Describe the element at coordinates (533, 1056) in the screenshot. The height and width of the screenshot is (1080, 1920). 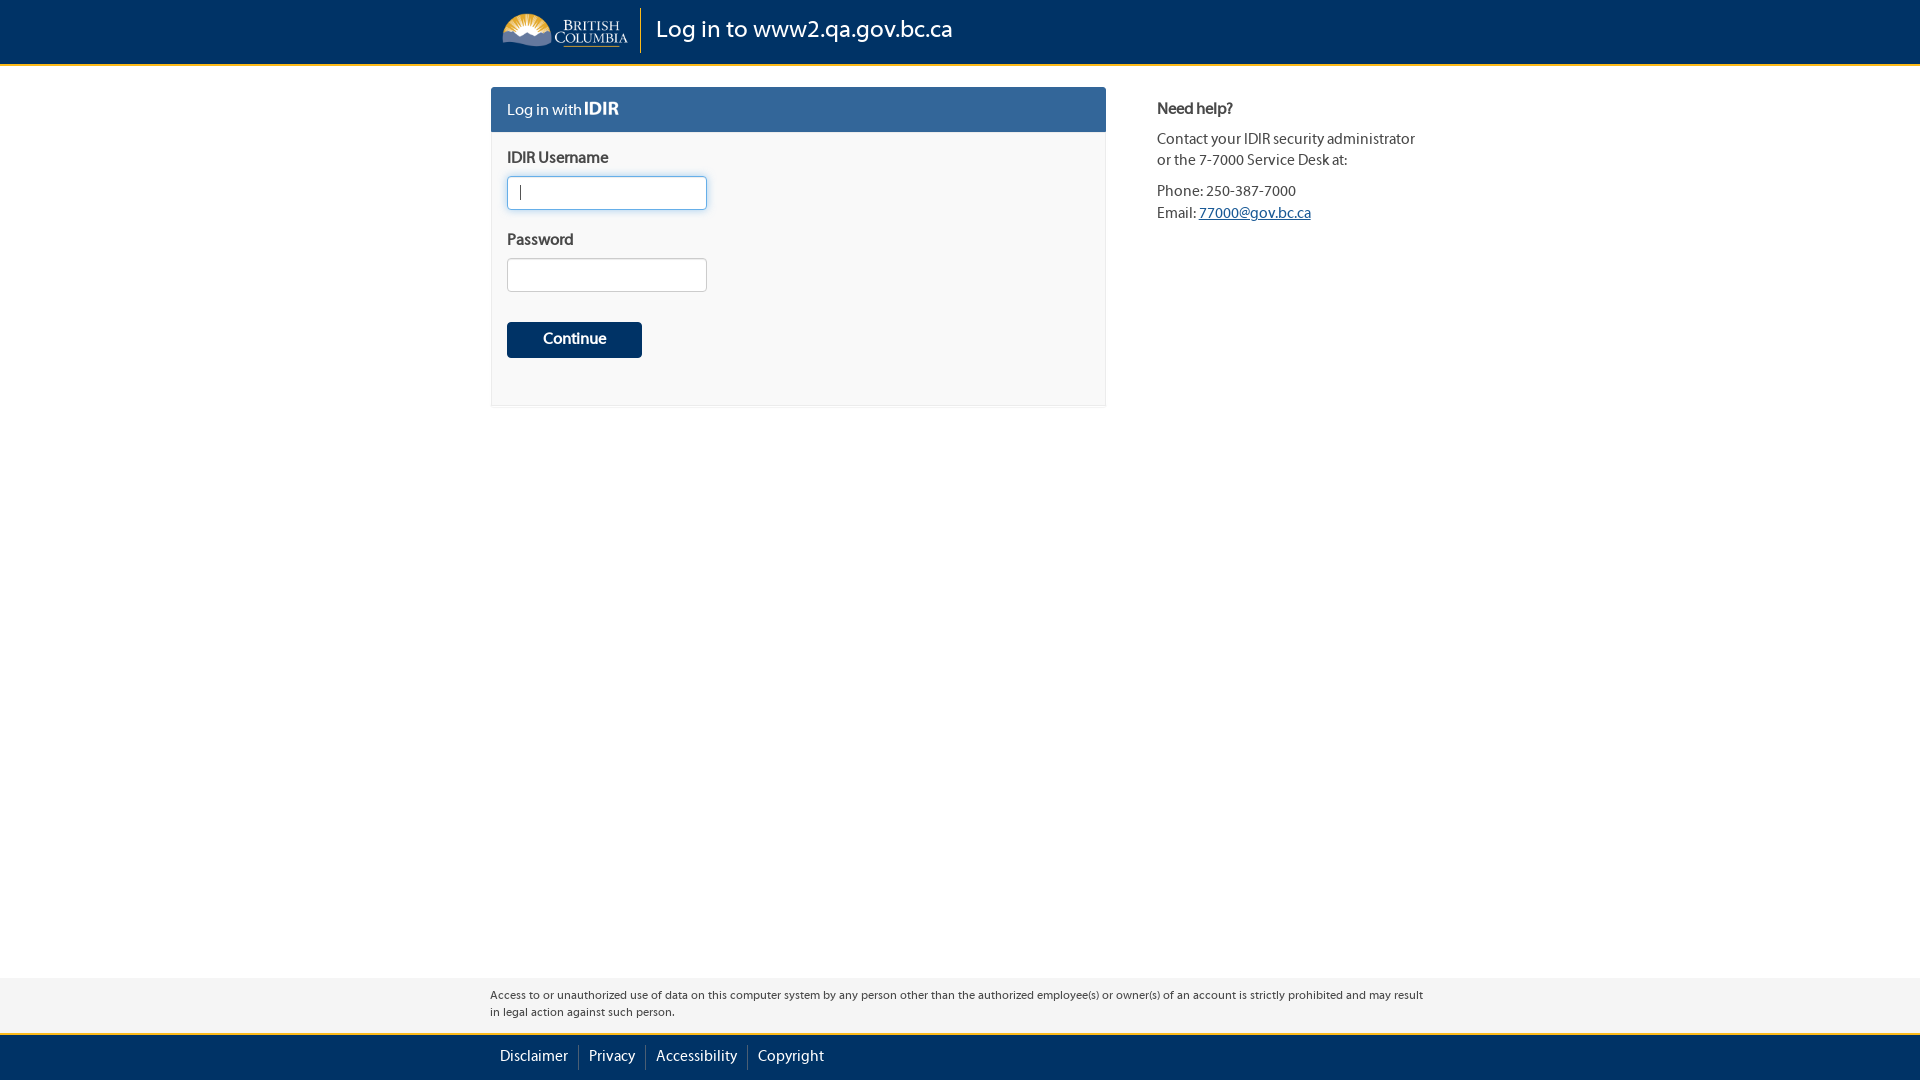
I see `'Disclaimer'` at that location.